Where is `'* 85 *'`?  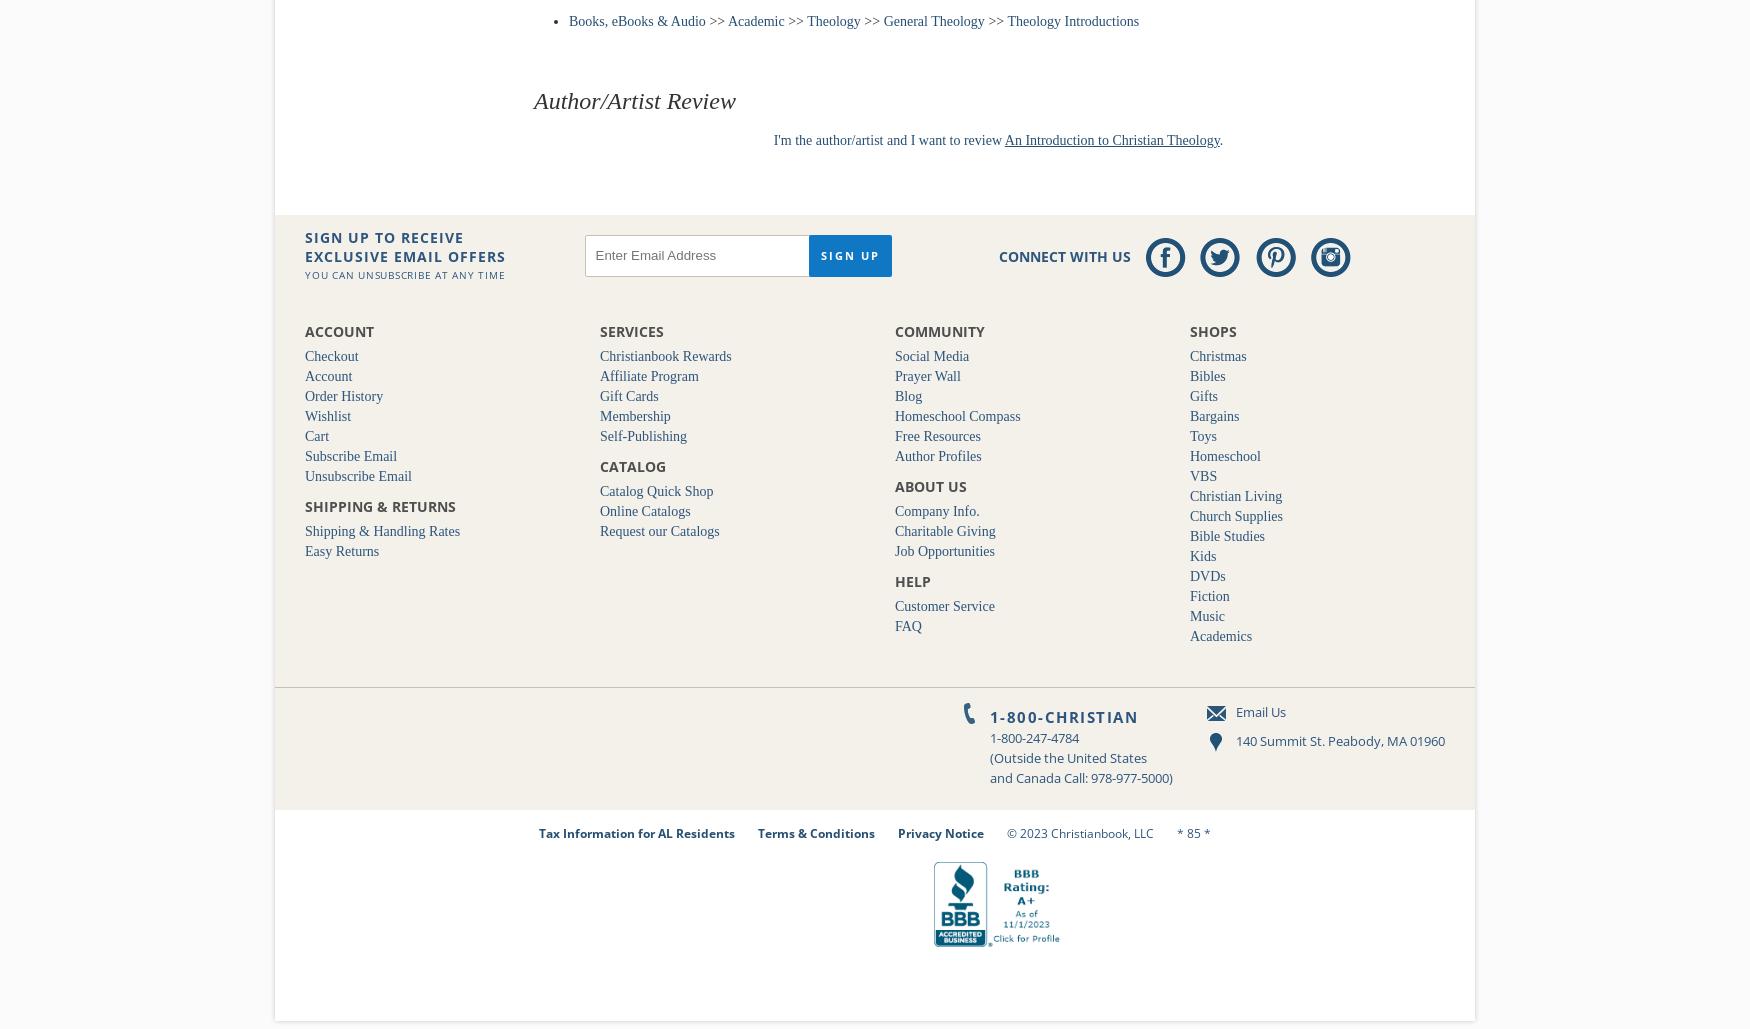
'* 85 *' is located at coordinates (1176, 831).